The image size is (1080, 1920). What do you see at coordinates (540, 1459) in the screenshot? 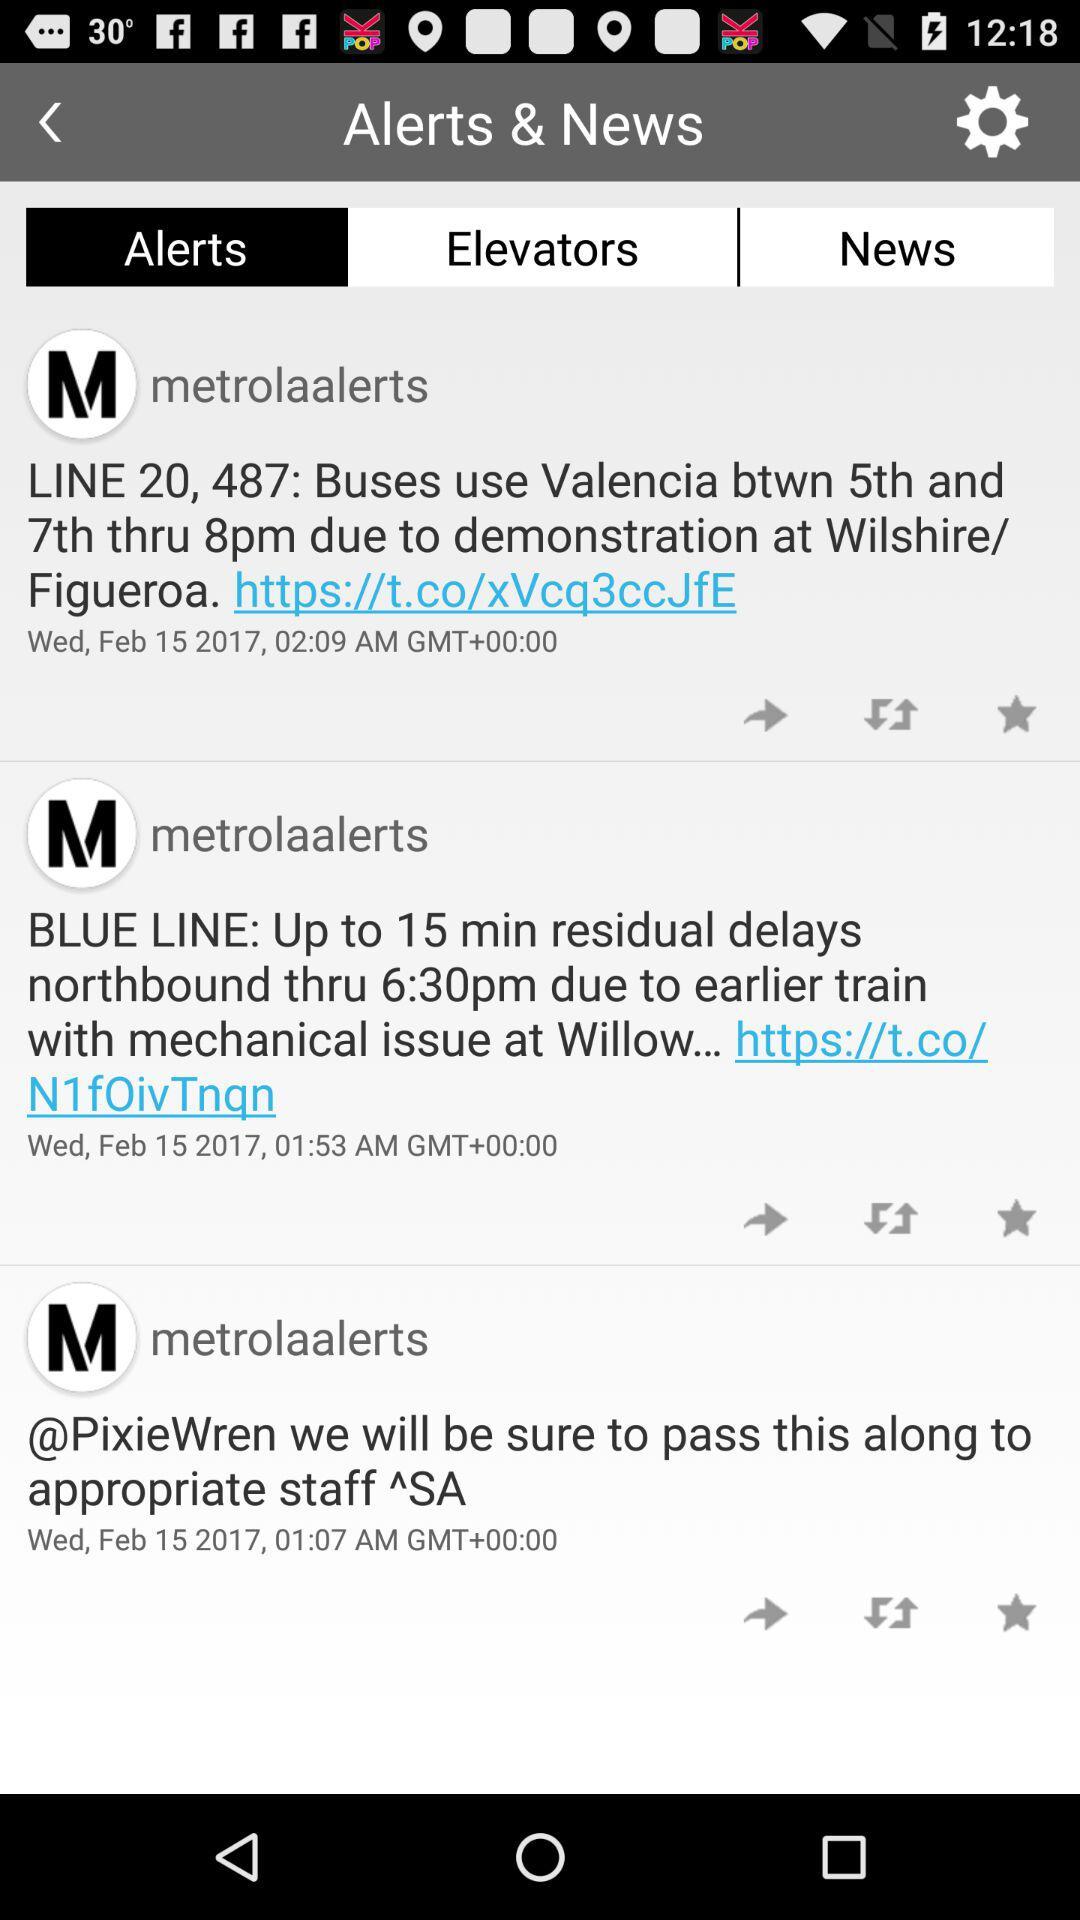
I see `the app above wed feb 15` at bounding box center [540, 1459].